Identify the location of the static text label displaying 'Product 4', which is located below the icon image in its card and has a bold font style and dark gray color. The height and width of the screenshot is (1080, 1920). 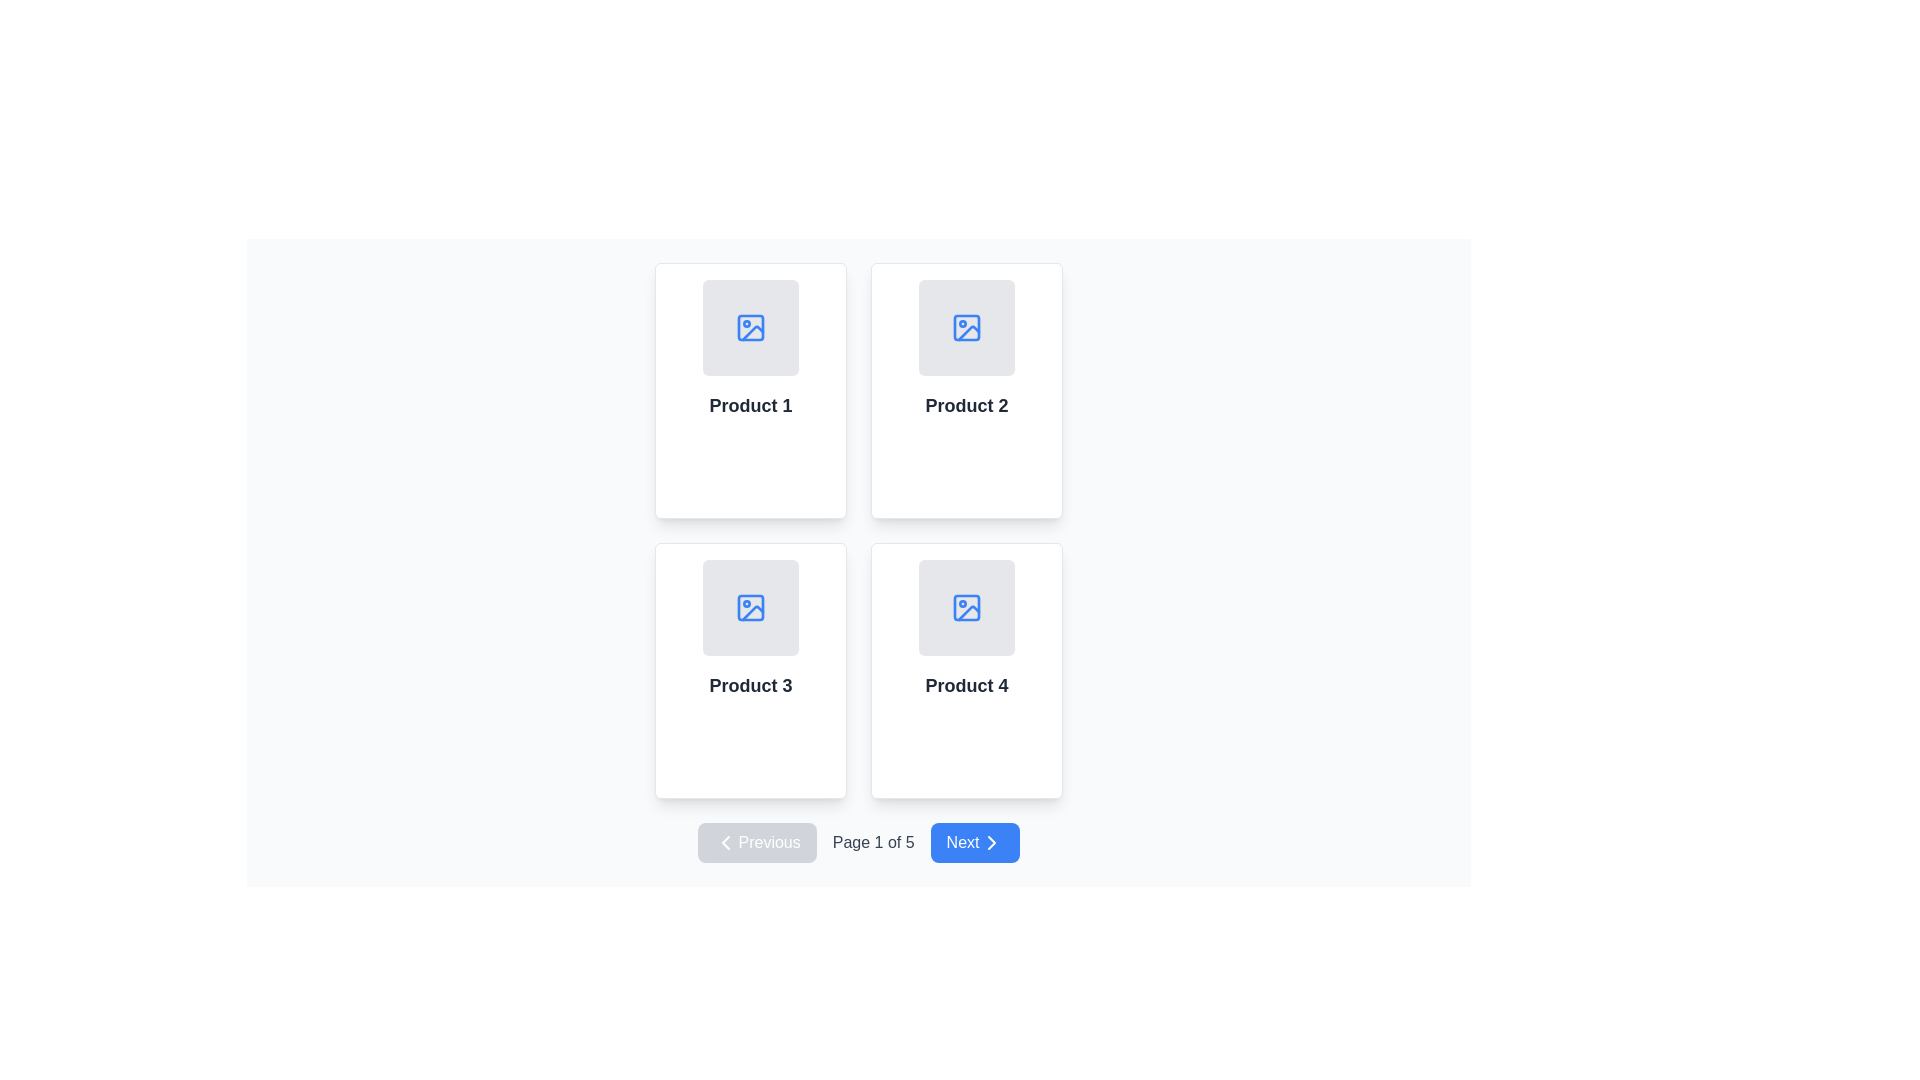
(966, 685).